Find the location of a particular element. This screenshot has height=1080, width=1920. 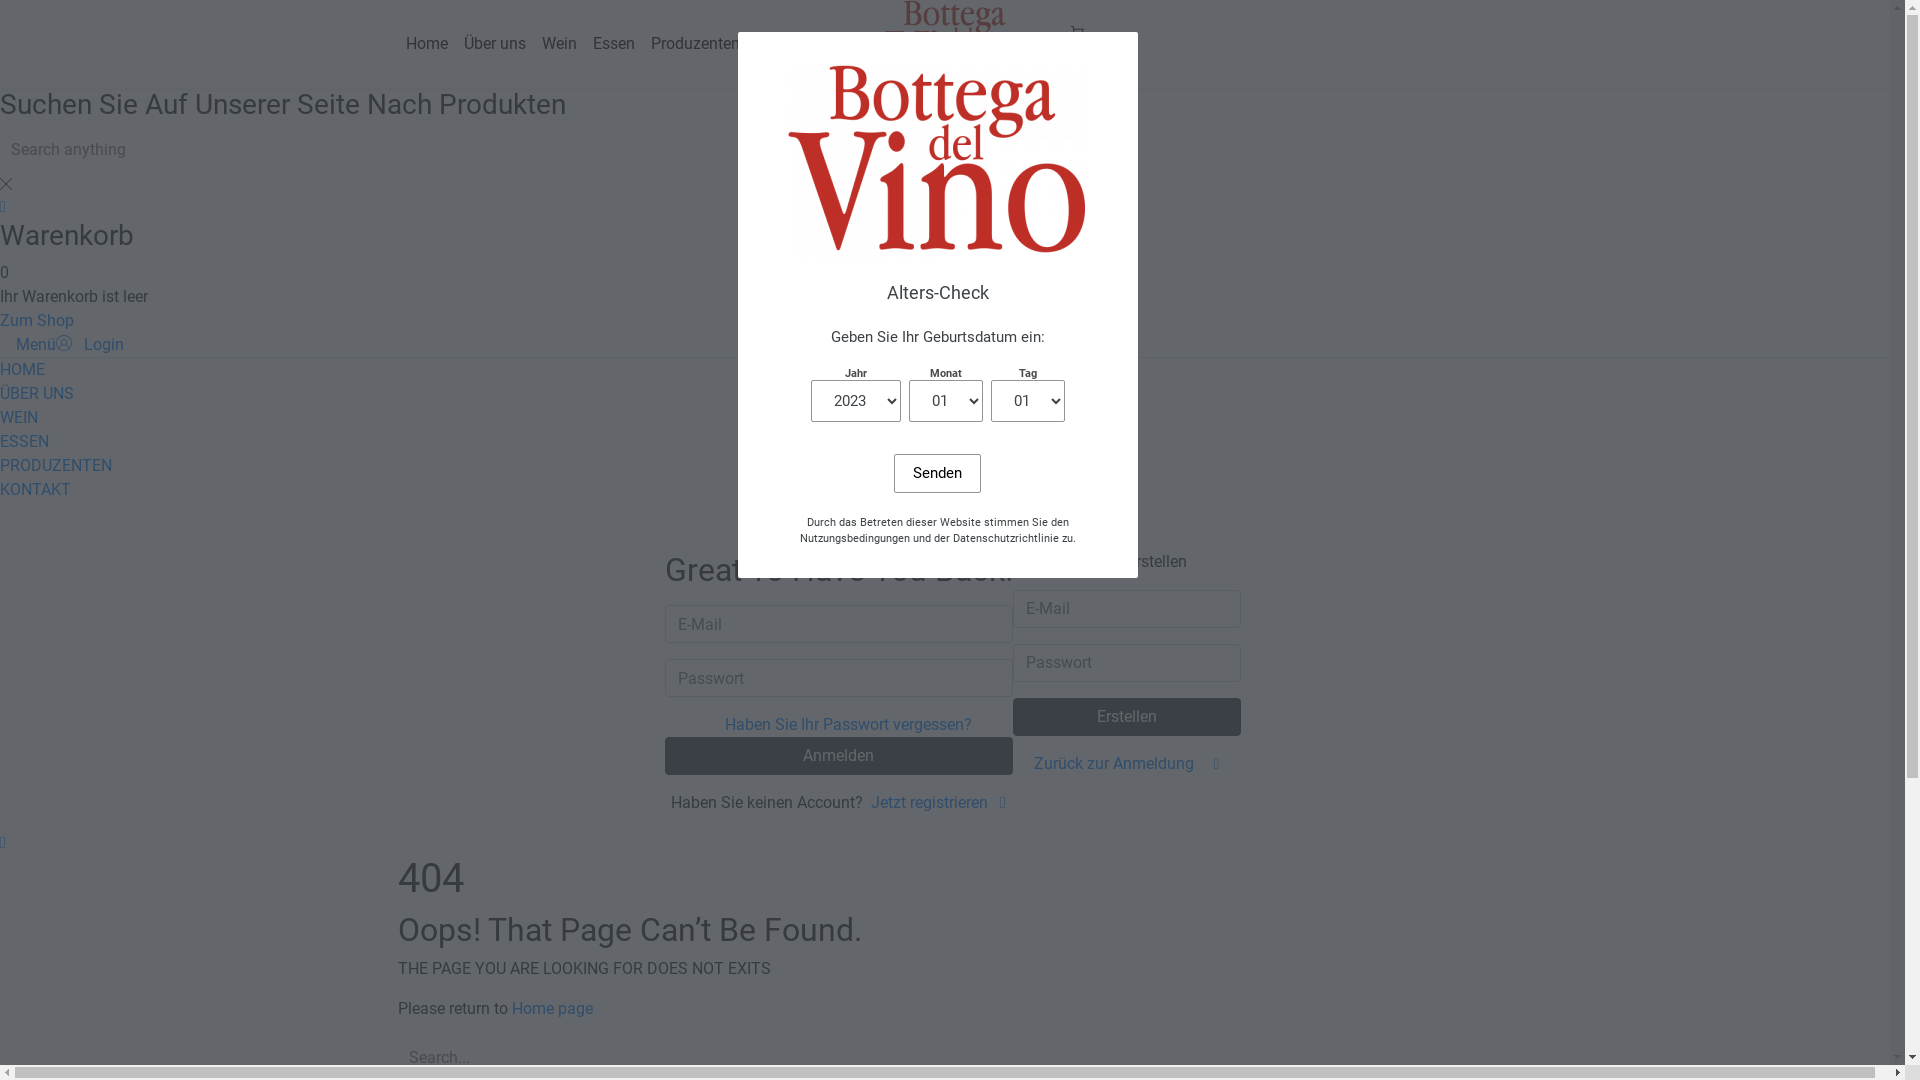

'WEIN' is located at coordinates (19, 416).